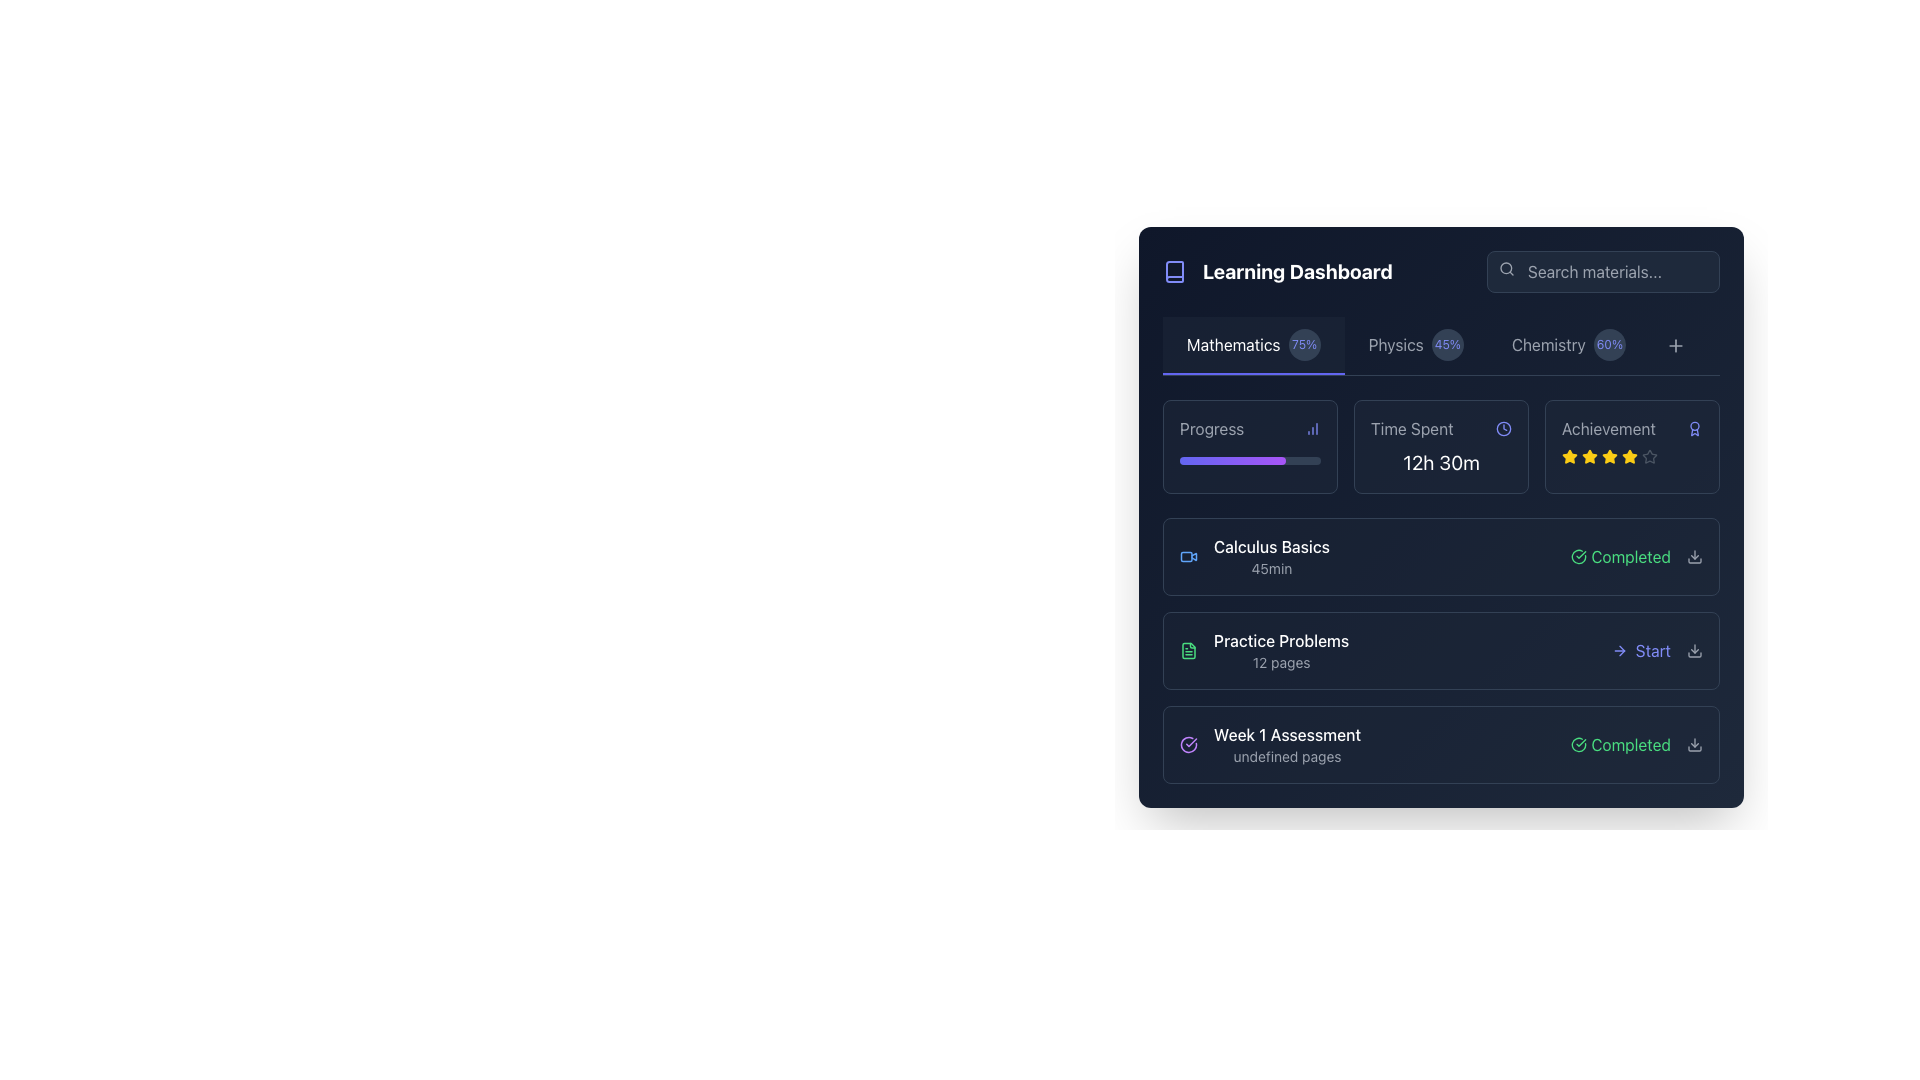 This screenshot has width=1920, height=1080. I want to click on the subject in the Horizontal Menu, so click(1441, 345).